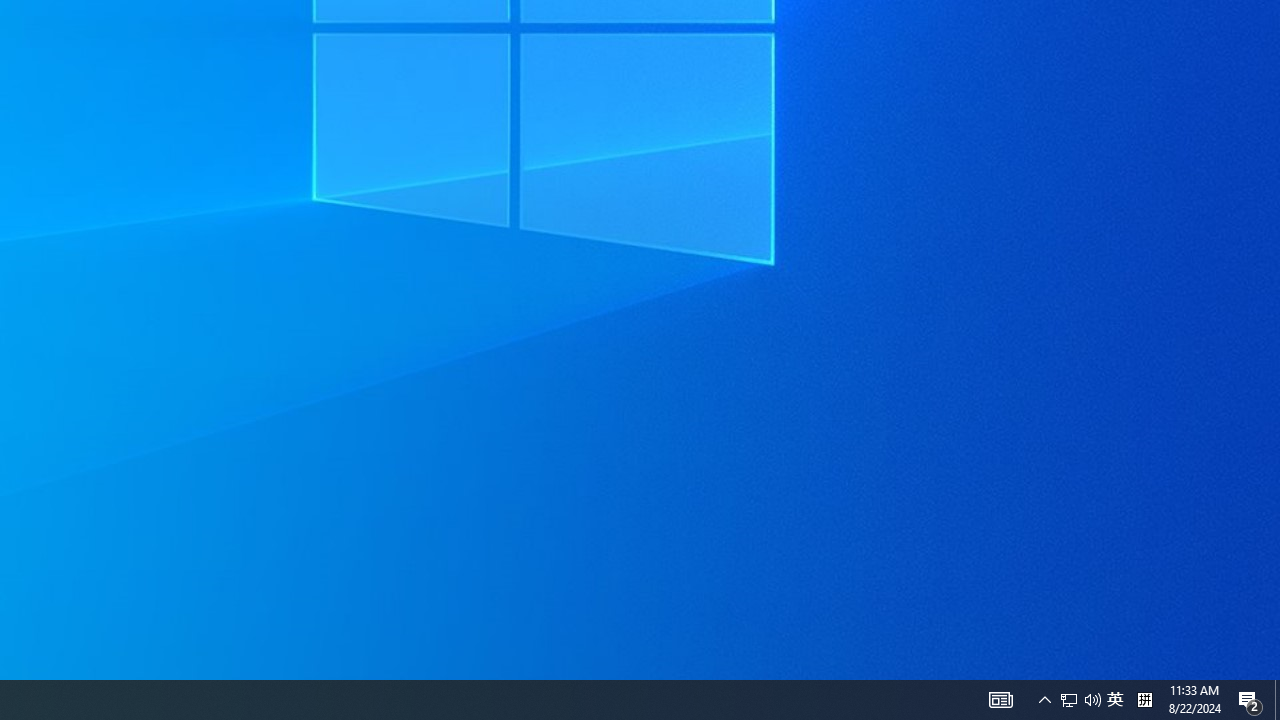 The height and width of the screenshot is (720, 1280). Describe the element at coordinates (1044, 698) in the screenshot. I see `'Notification Chevron'` at that location.